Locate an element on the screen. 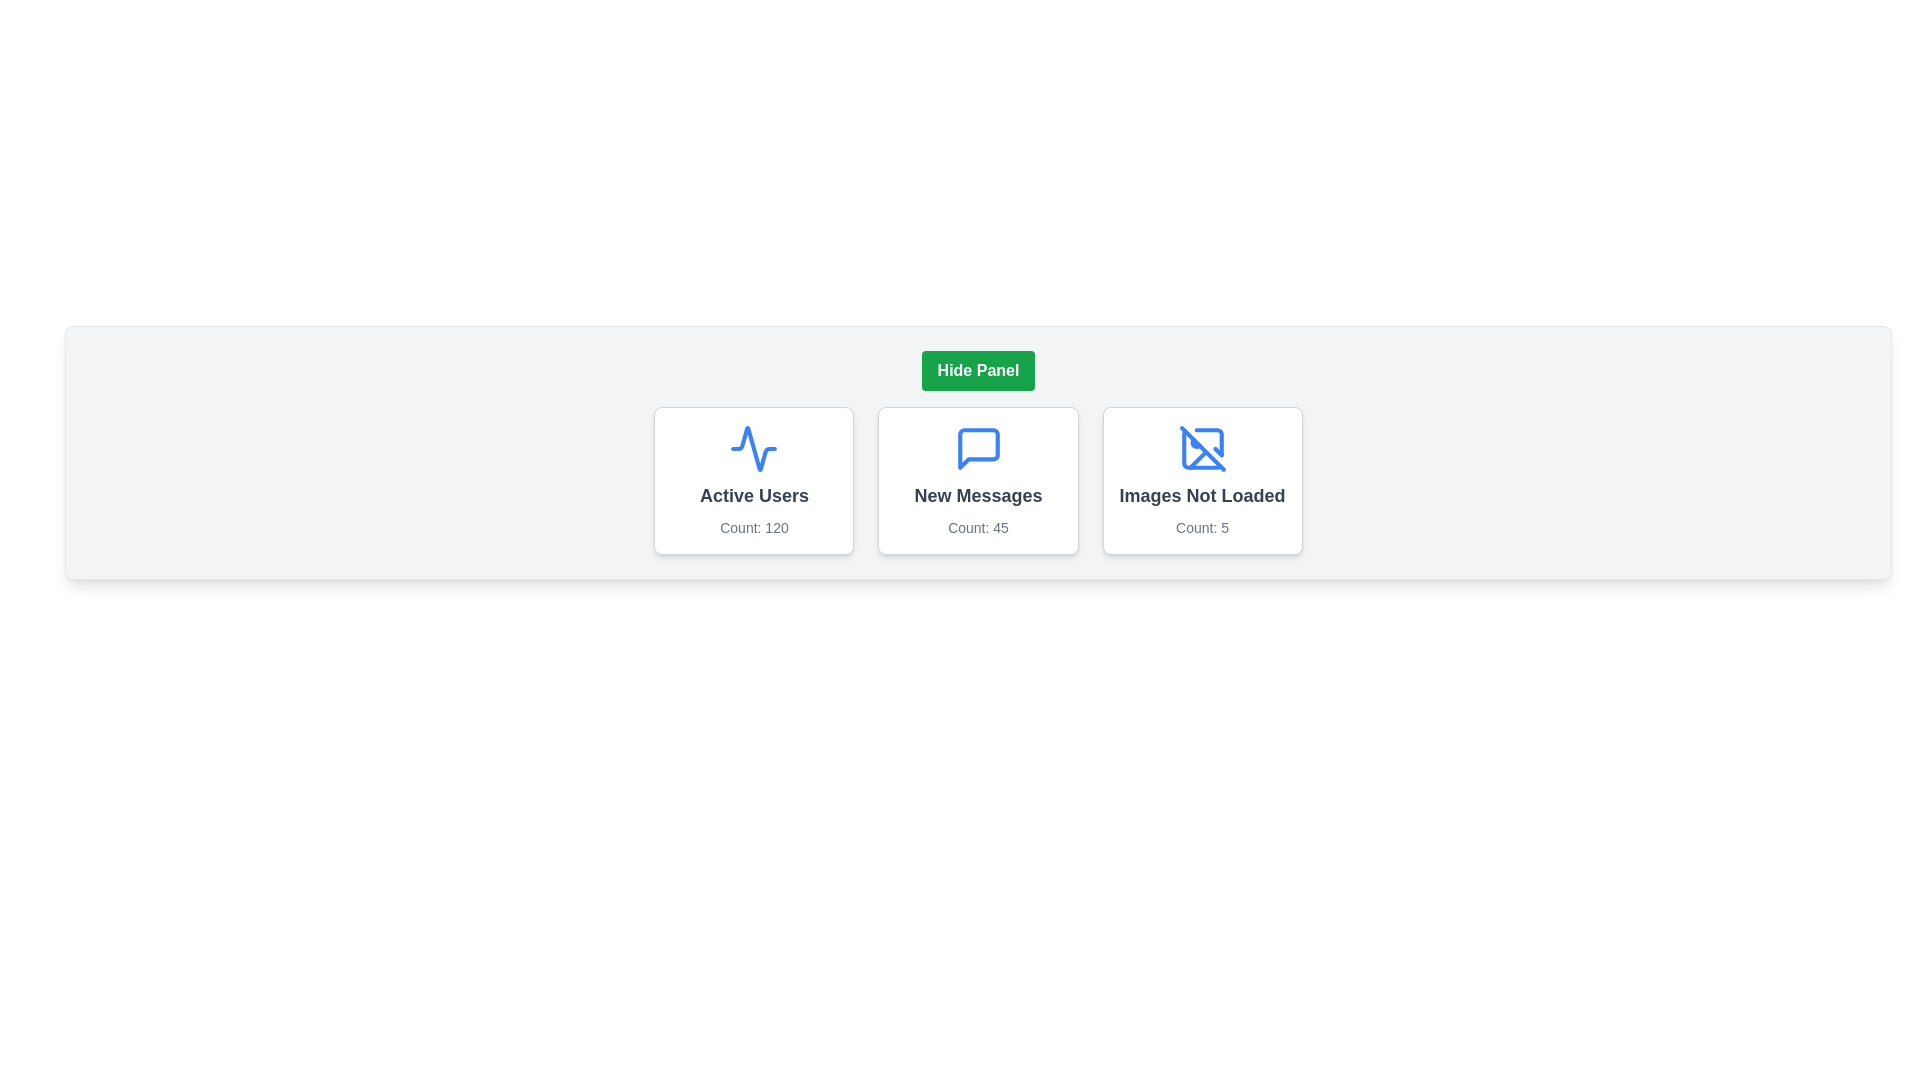 The image size is (1920, 1080). the text label that displays the numerical value for 'Count', which indicates the number of 'New Messages' is located at coordinates (978, 527).